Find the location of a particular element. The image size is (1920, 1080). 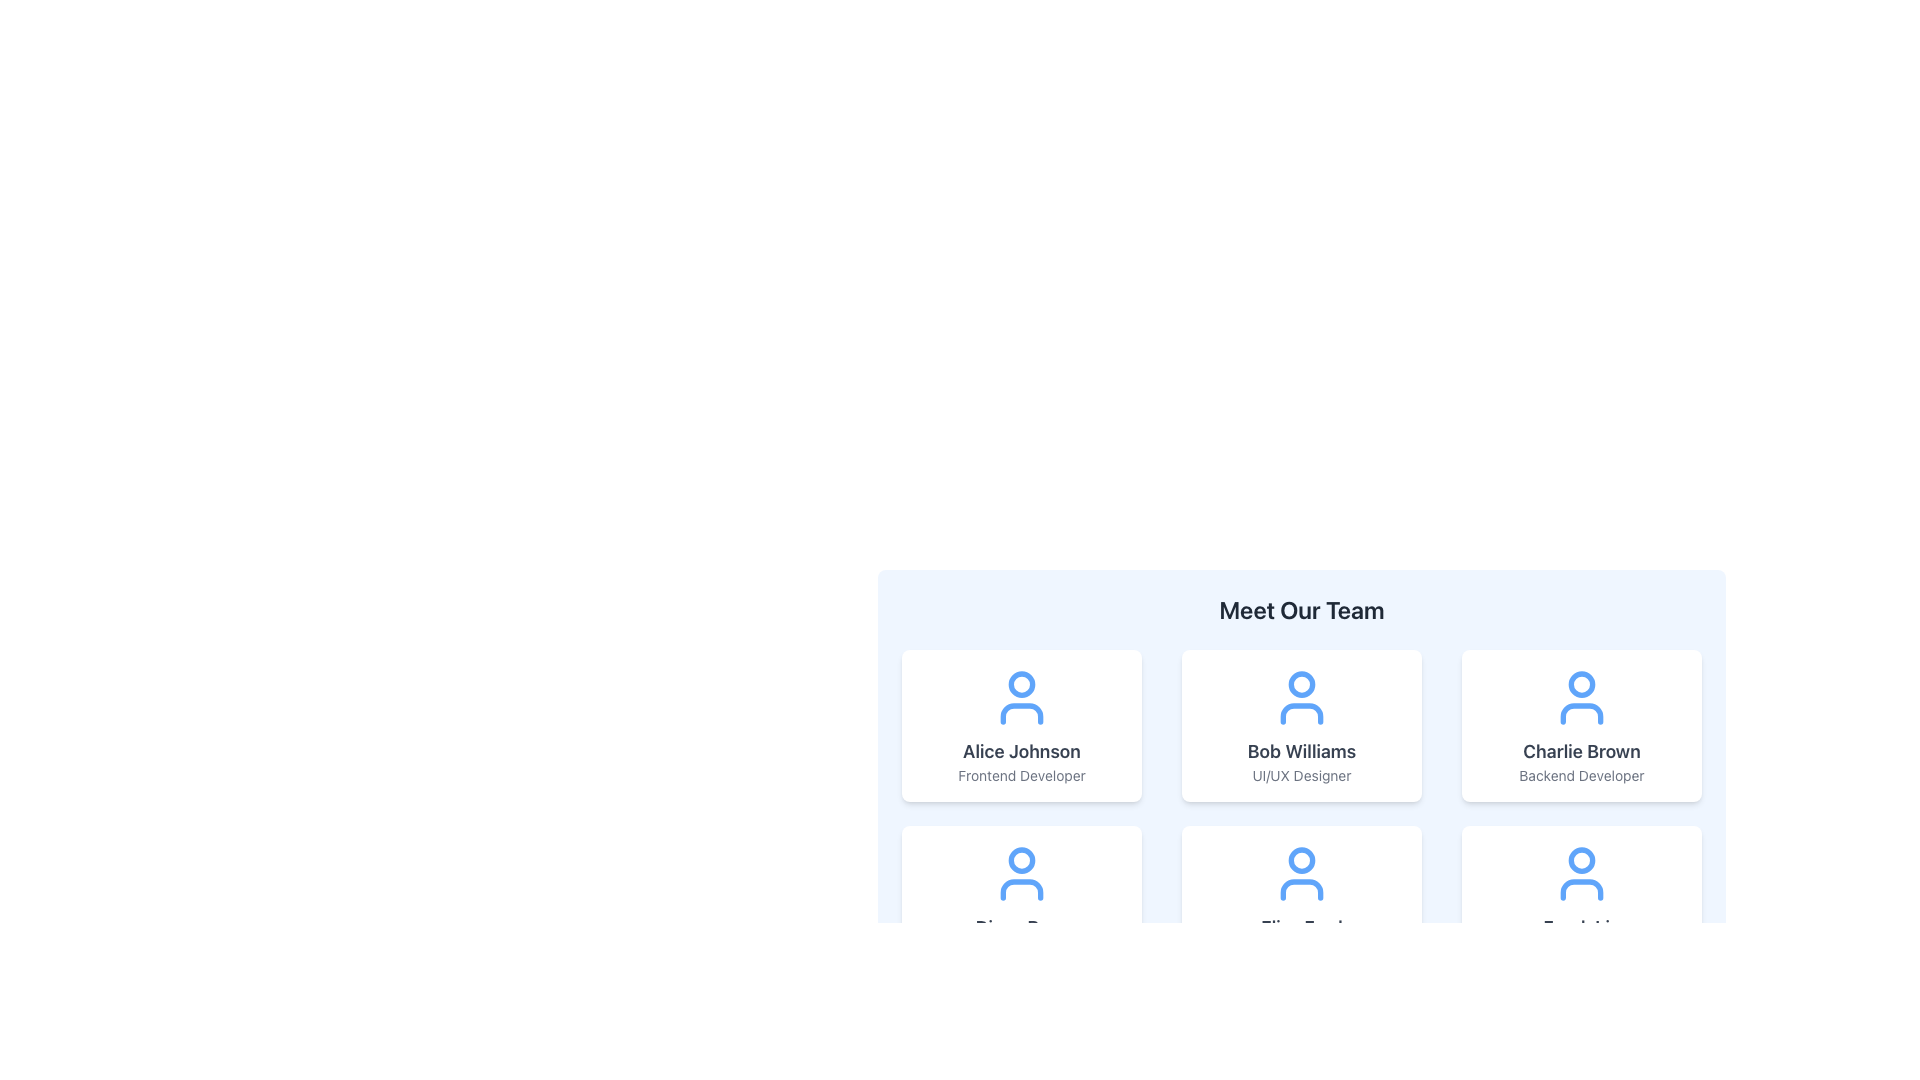

the text displaying 'Frank Lin' in gray color and bold font style, located within the bottom-right card of the team section, below the profile icon and above the text 'QA Engineer' is located at coordinates (1581, 928).